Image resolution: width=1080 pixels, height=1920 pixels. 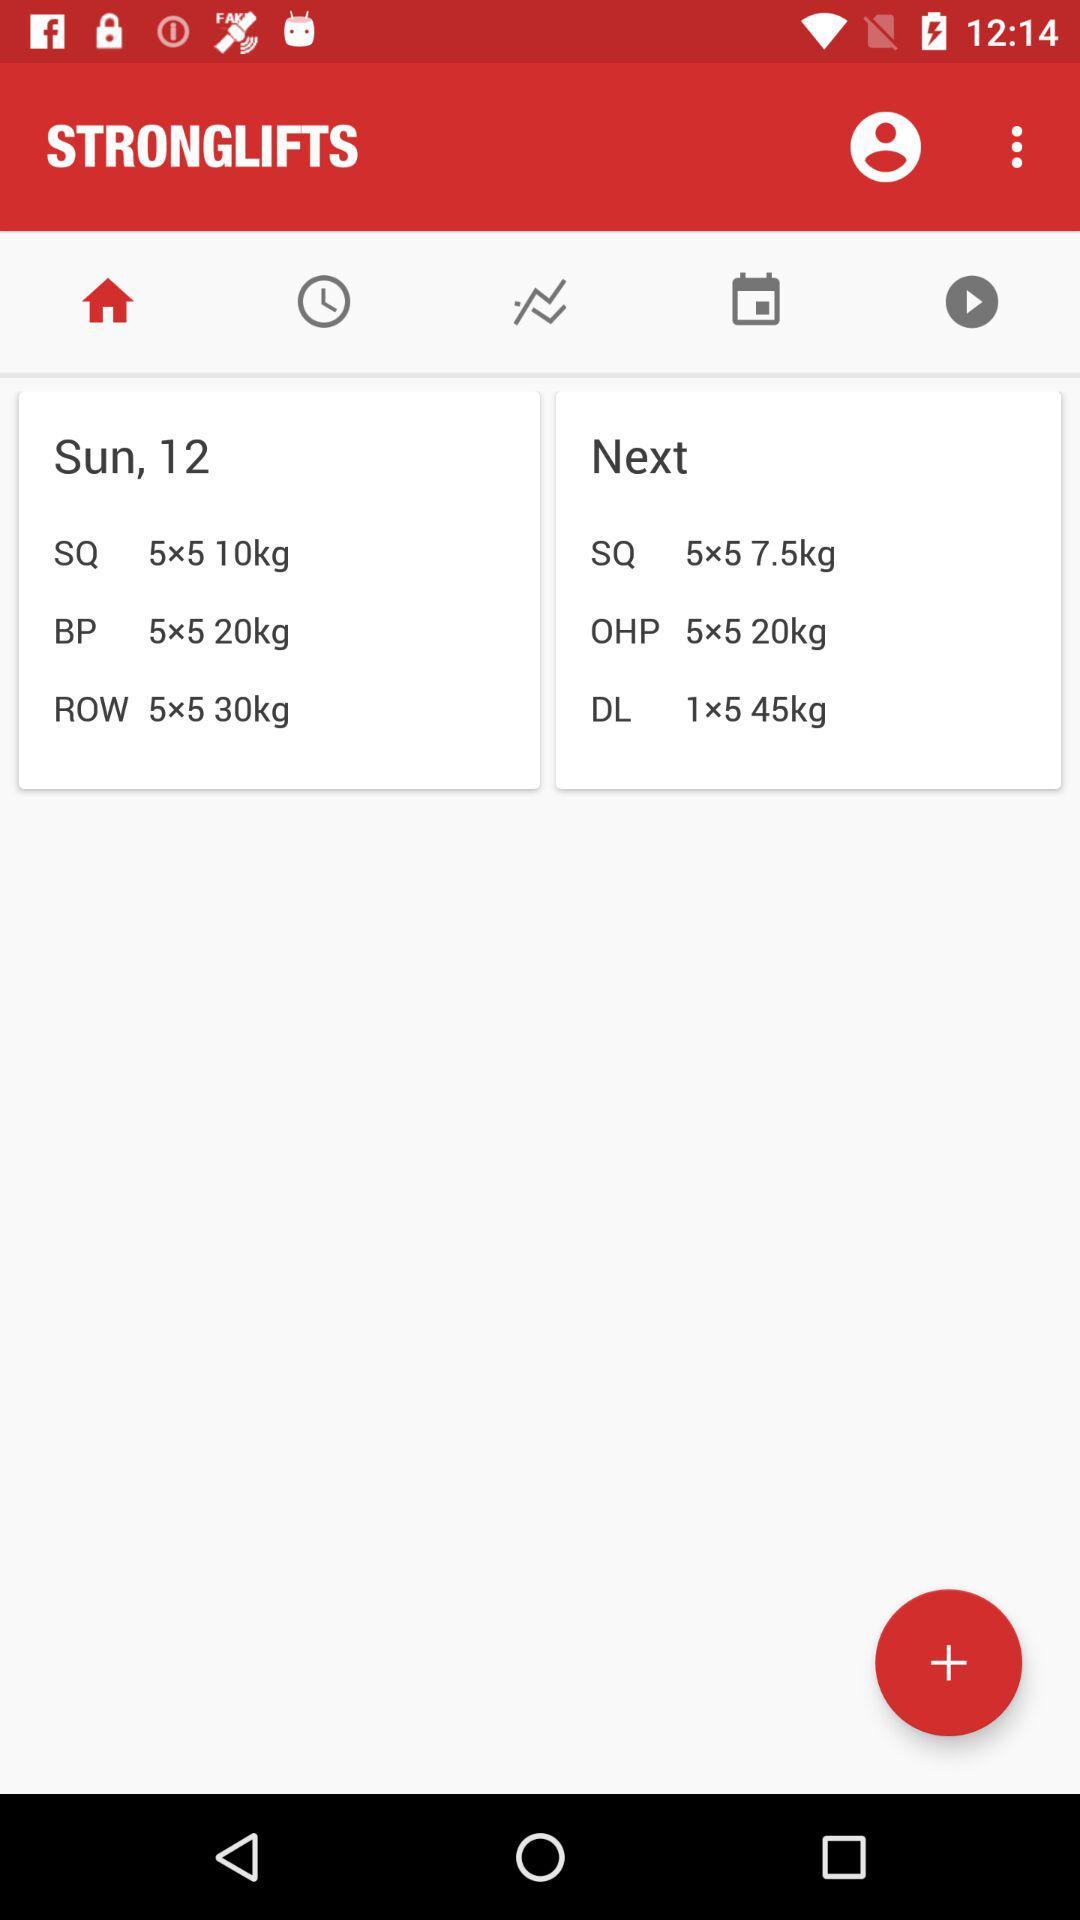 I want to click on workout planner, so click(x=323, y=300).